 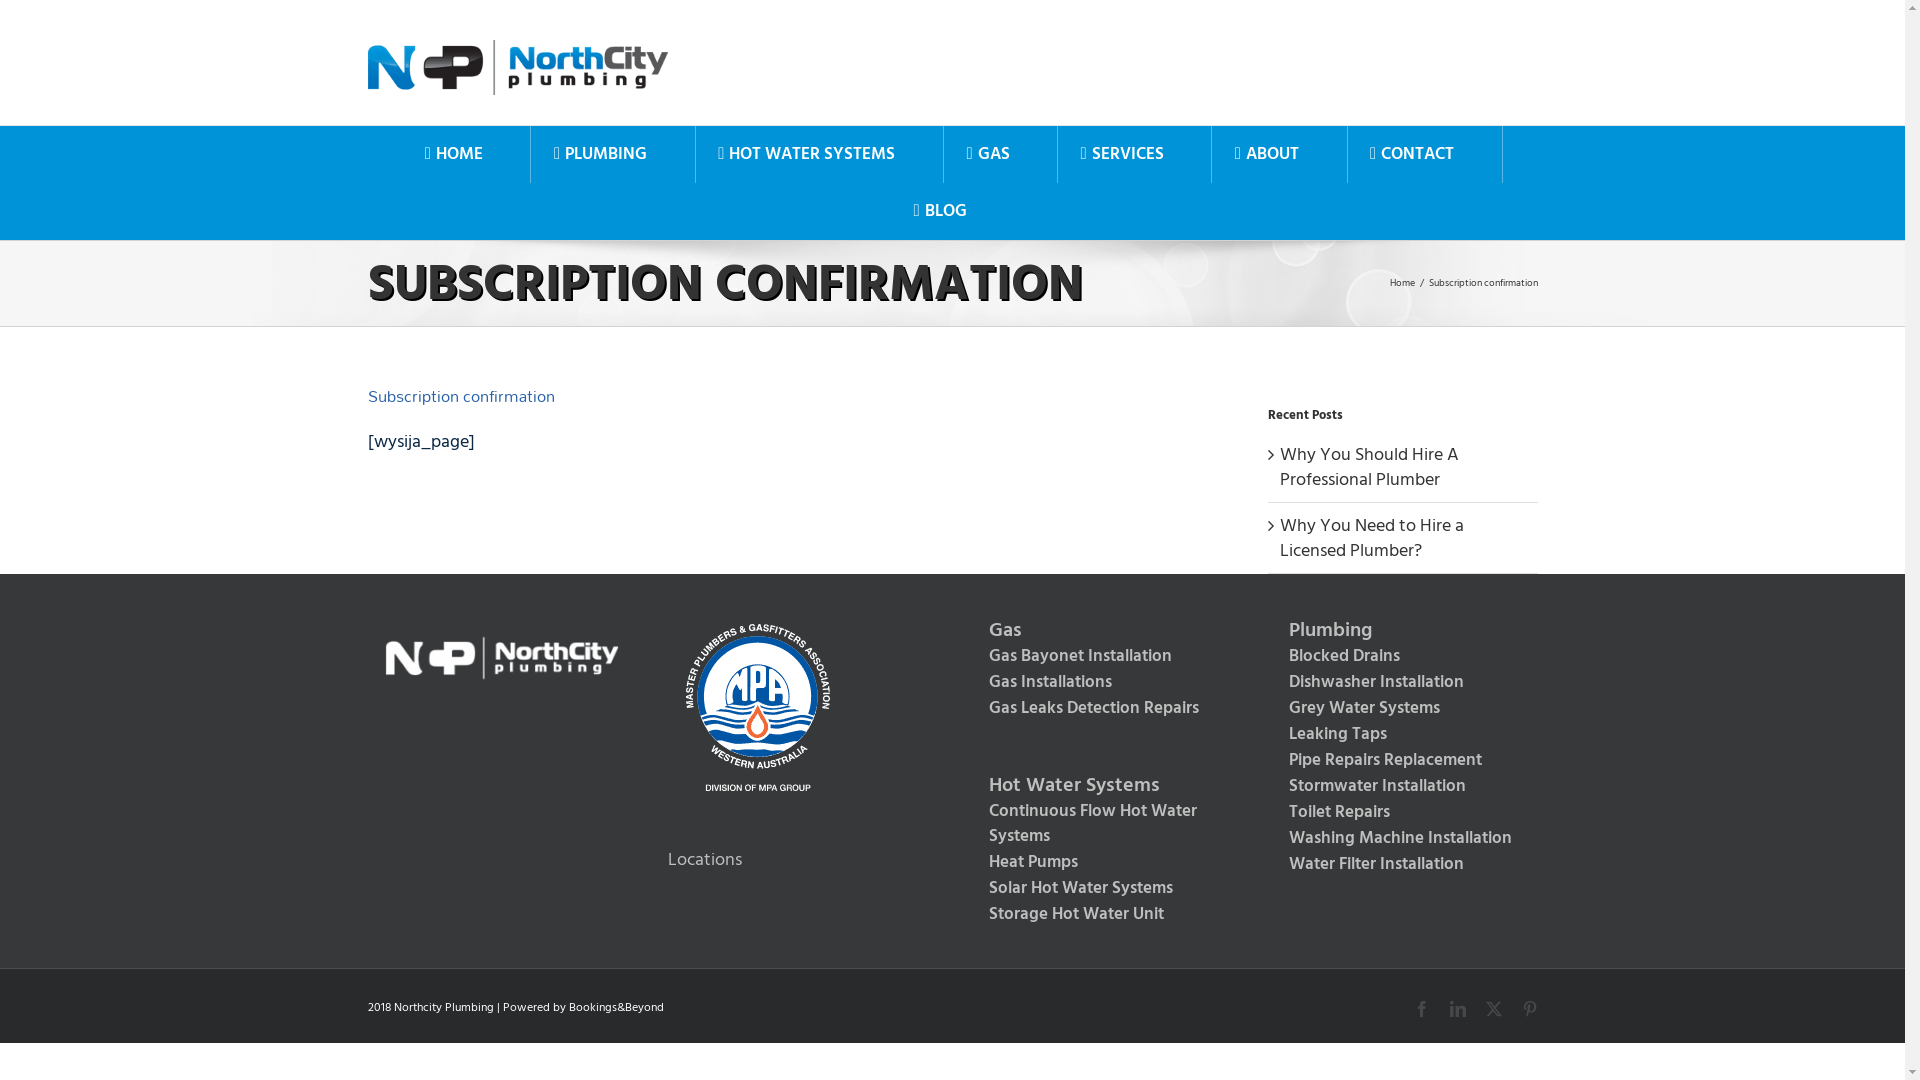 I want to click on 'Continuous Flow Hot Water Systems', so click(x=1101, y=824).